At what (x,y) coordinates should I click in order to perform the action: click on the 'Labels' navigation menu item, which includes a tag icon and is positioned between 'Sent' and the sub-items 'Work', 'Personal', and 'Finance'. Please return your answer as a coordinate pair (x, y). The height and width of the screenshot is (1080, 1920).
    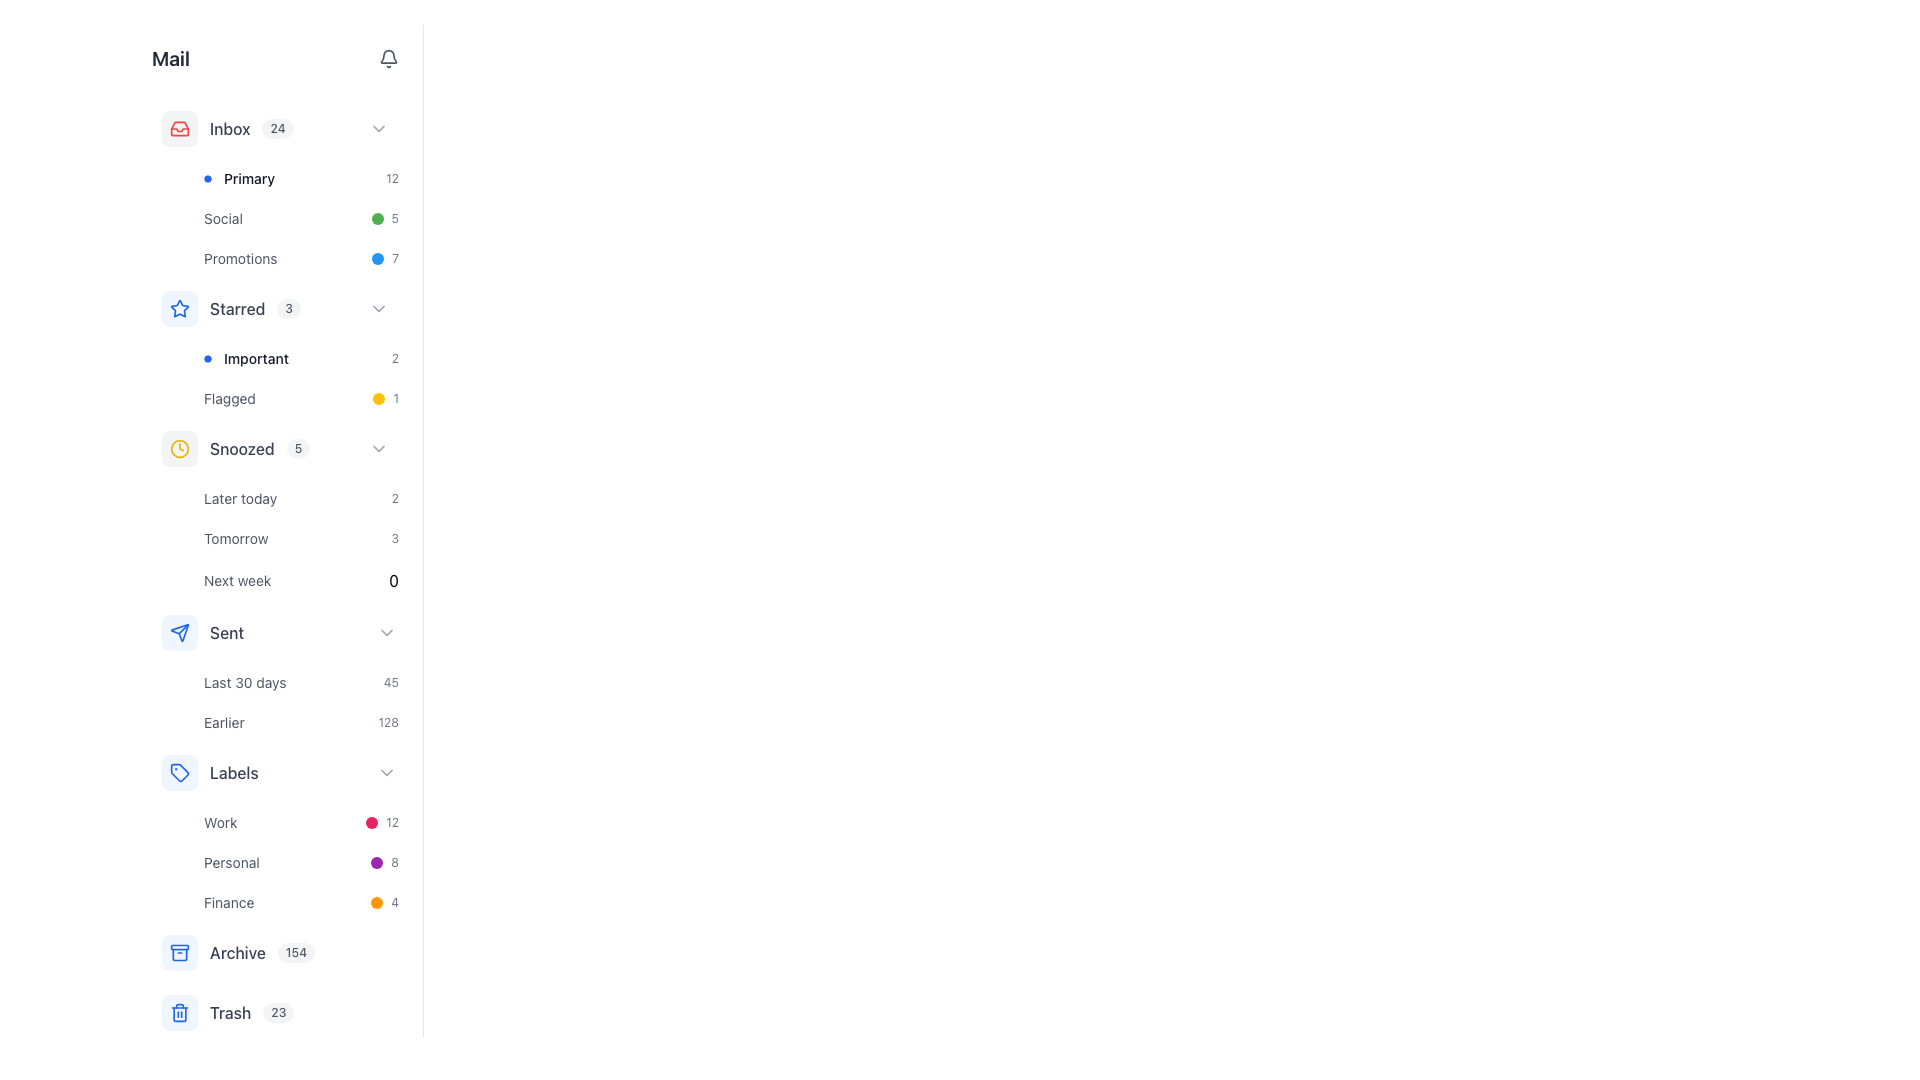
    Looking at the image, I should click on (210, 771).